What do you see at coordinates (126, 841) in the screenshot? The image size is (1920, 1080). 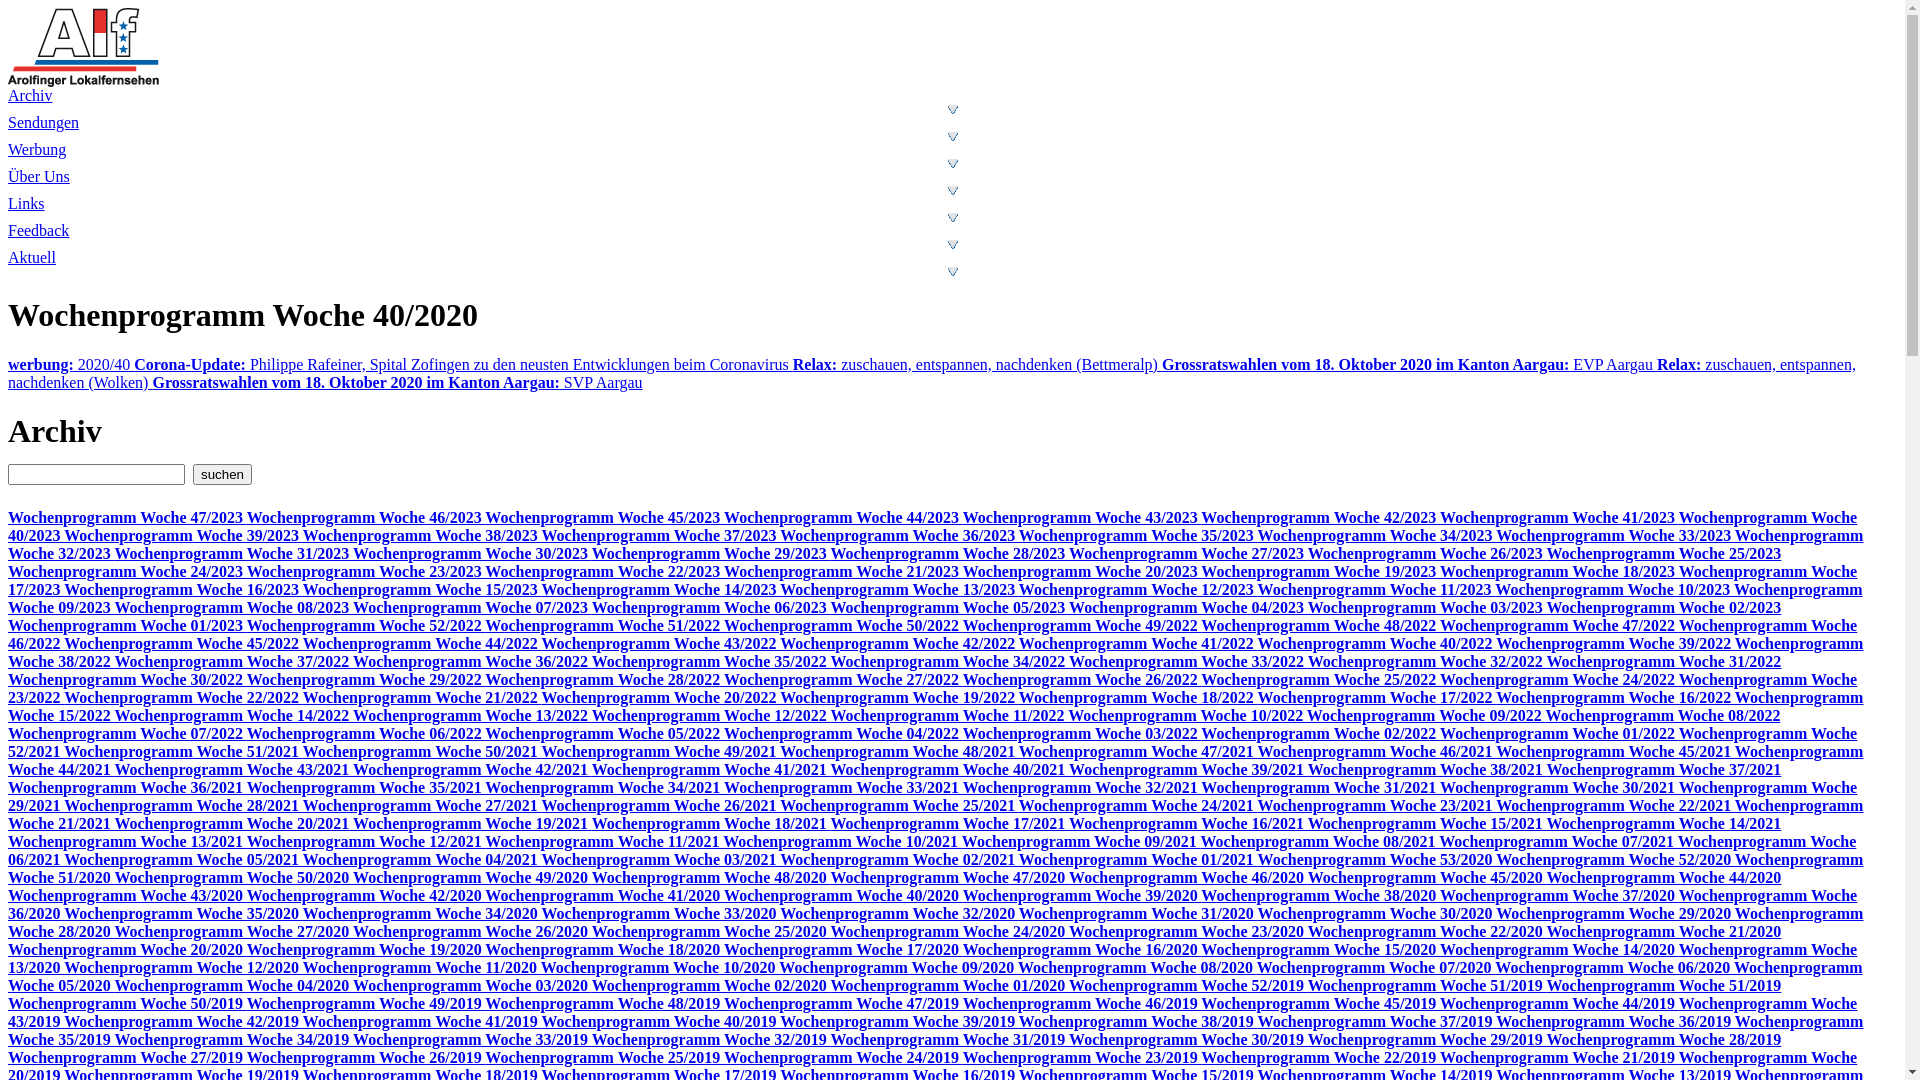 I see `'Wochenprogramm Woche 13/2021'` at bounding box center [126, 841].